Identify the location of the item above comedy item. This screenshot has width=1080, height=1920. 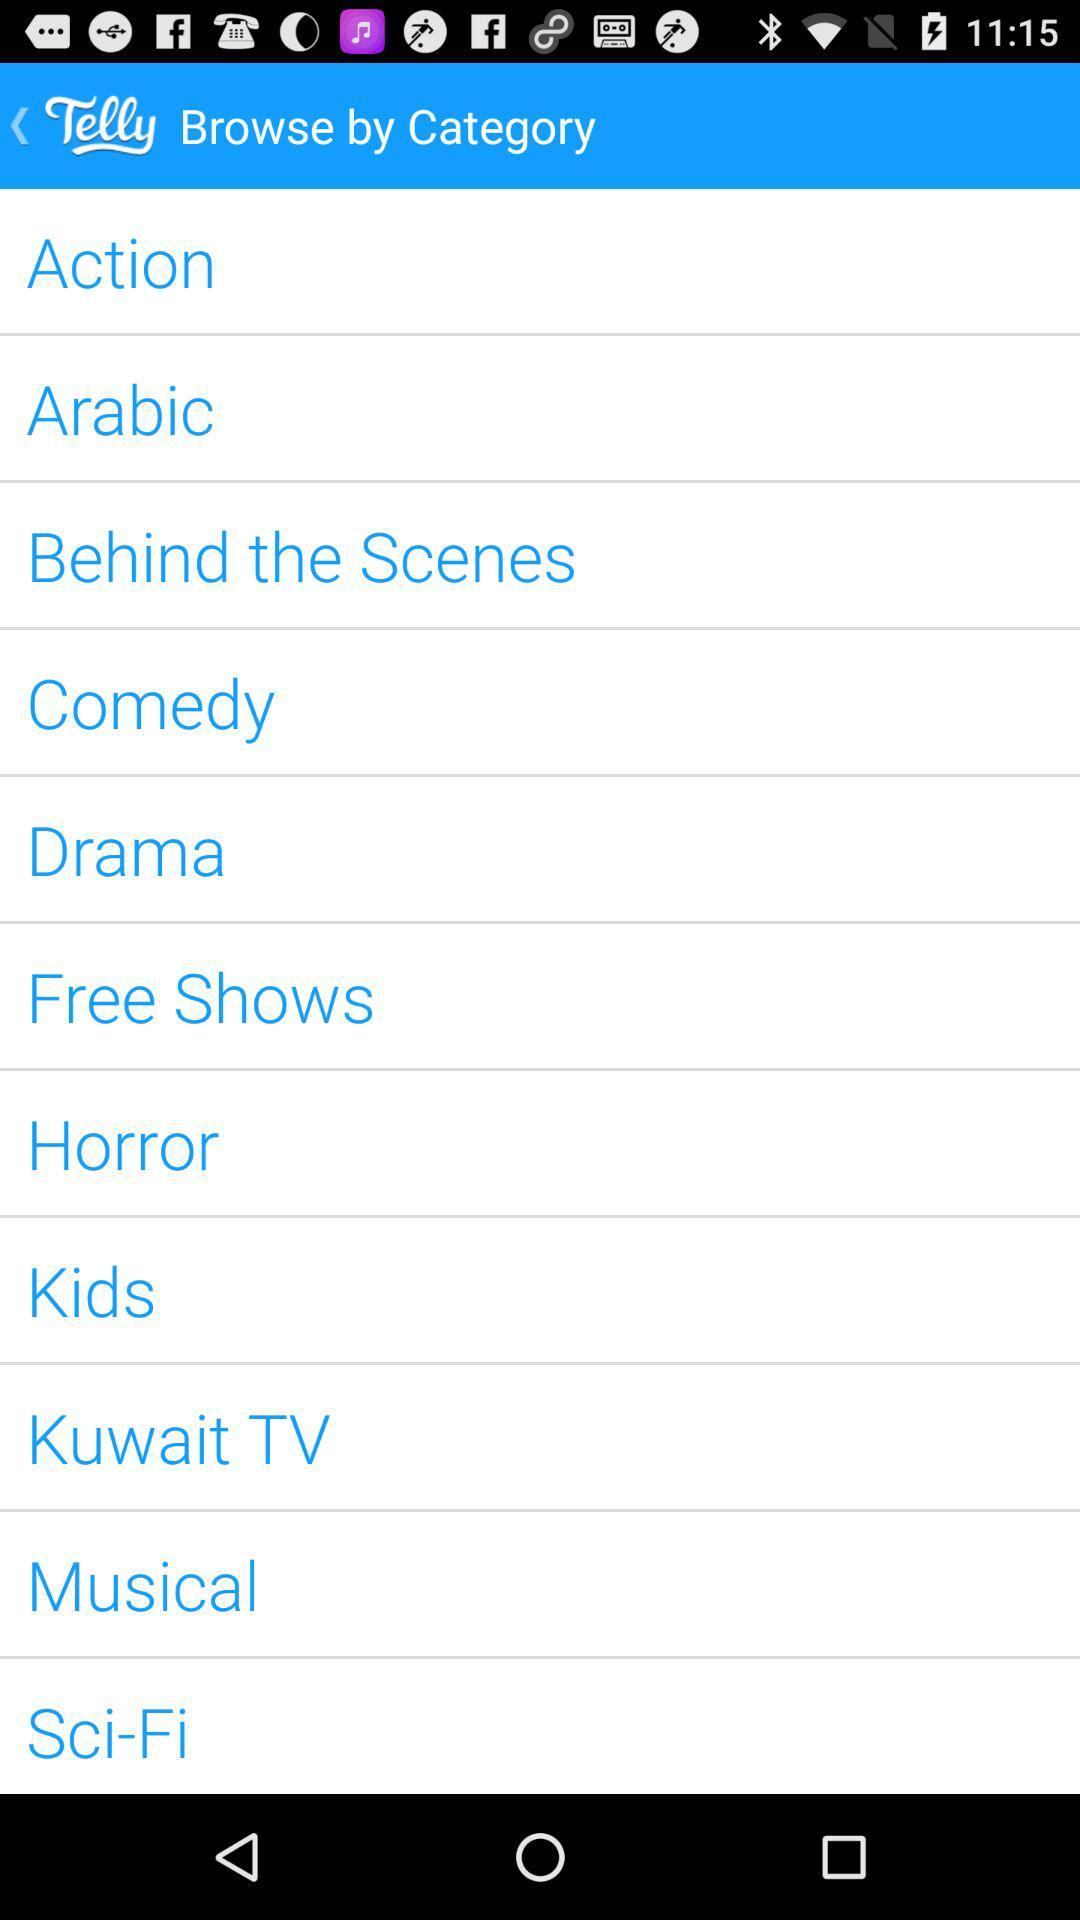
(540, 555).